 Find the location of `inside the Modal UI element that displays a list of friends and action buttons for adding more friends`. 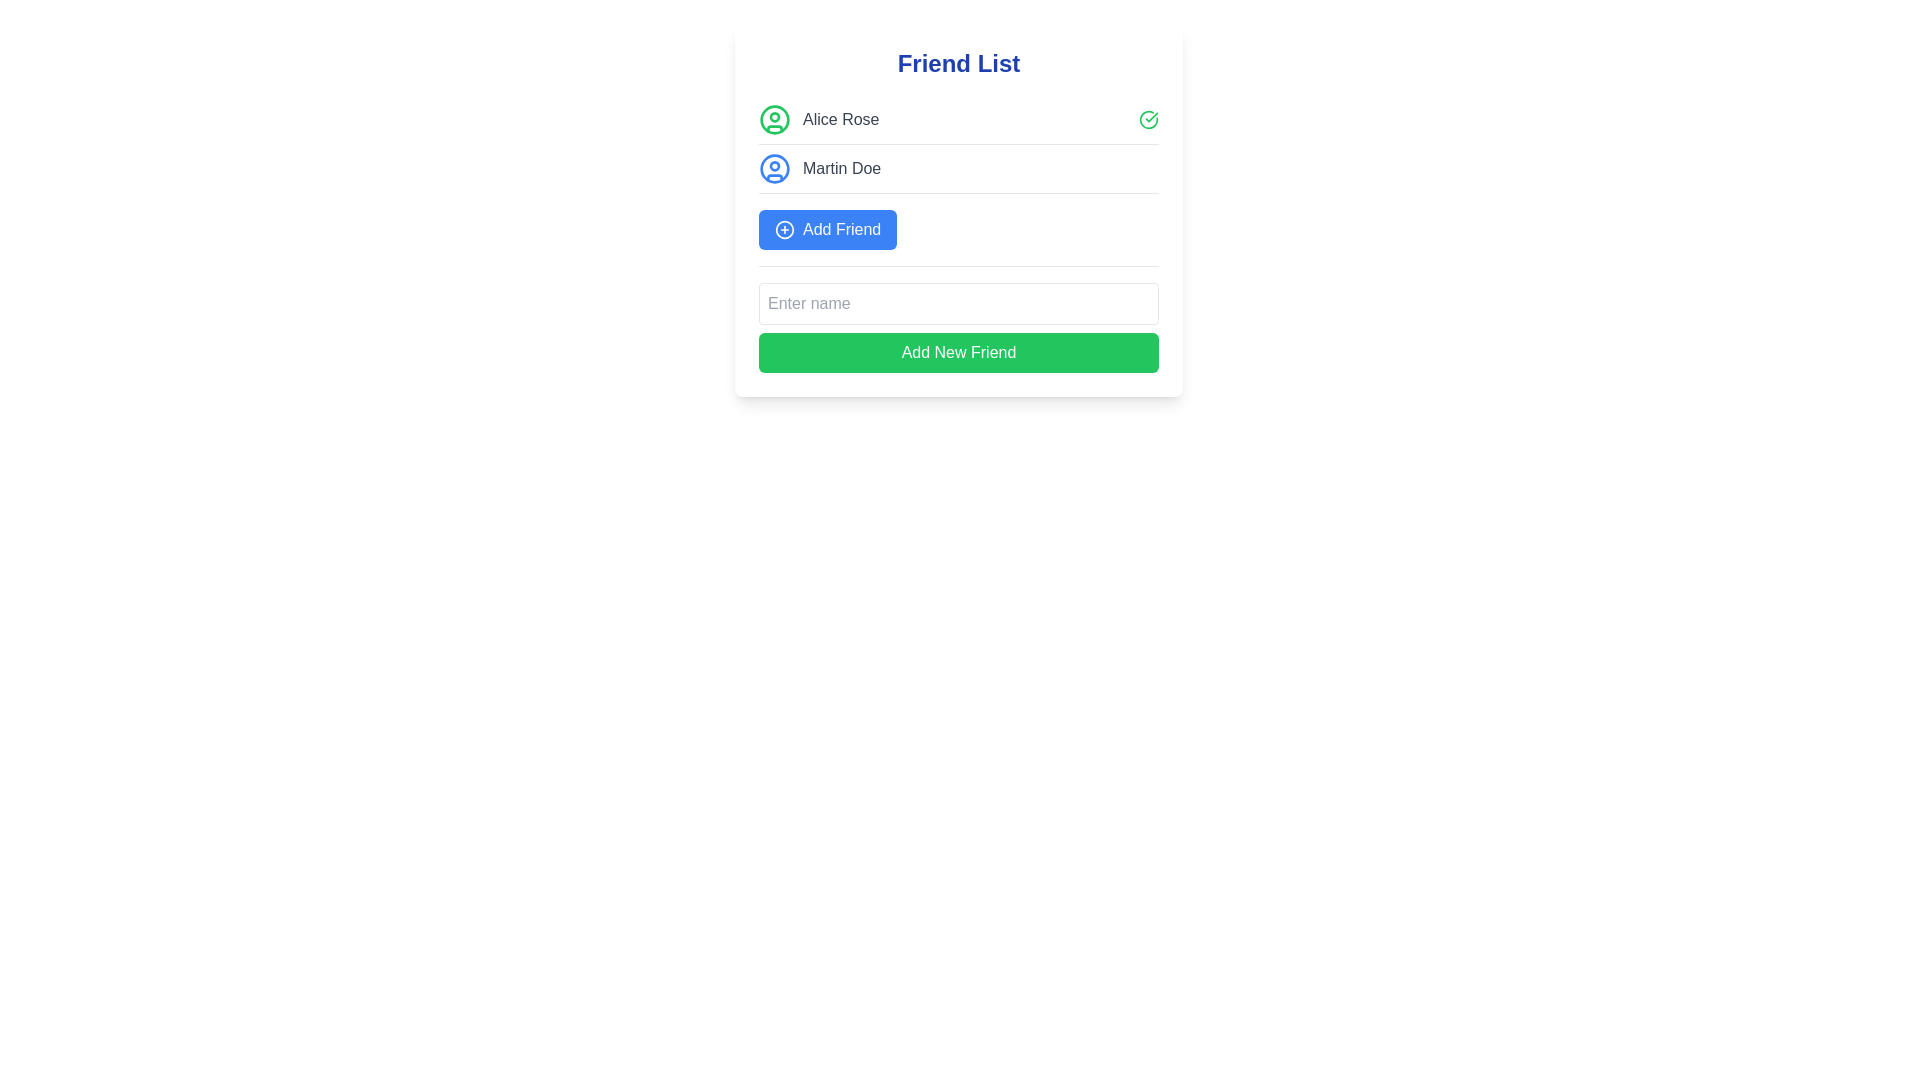

inside the Modal UI element that displays a list of friends and action buttons for adding more friends is located at coordinates (958, 210).